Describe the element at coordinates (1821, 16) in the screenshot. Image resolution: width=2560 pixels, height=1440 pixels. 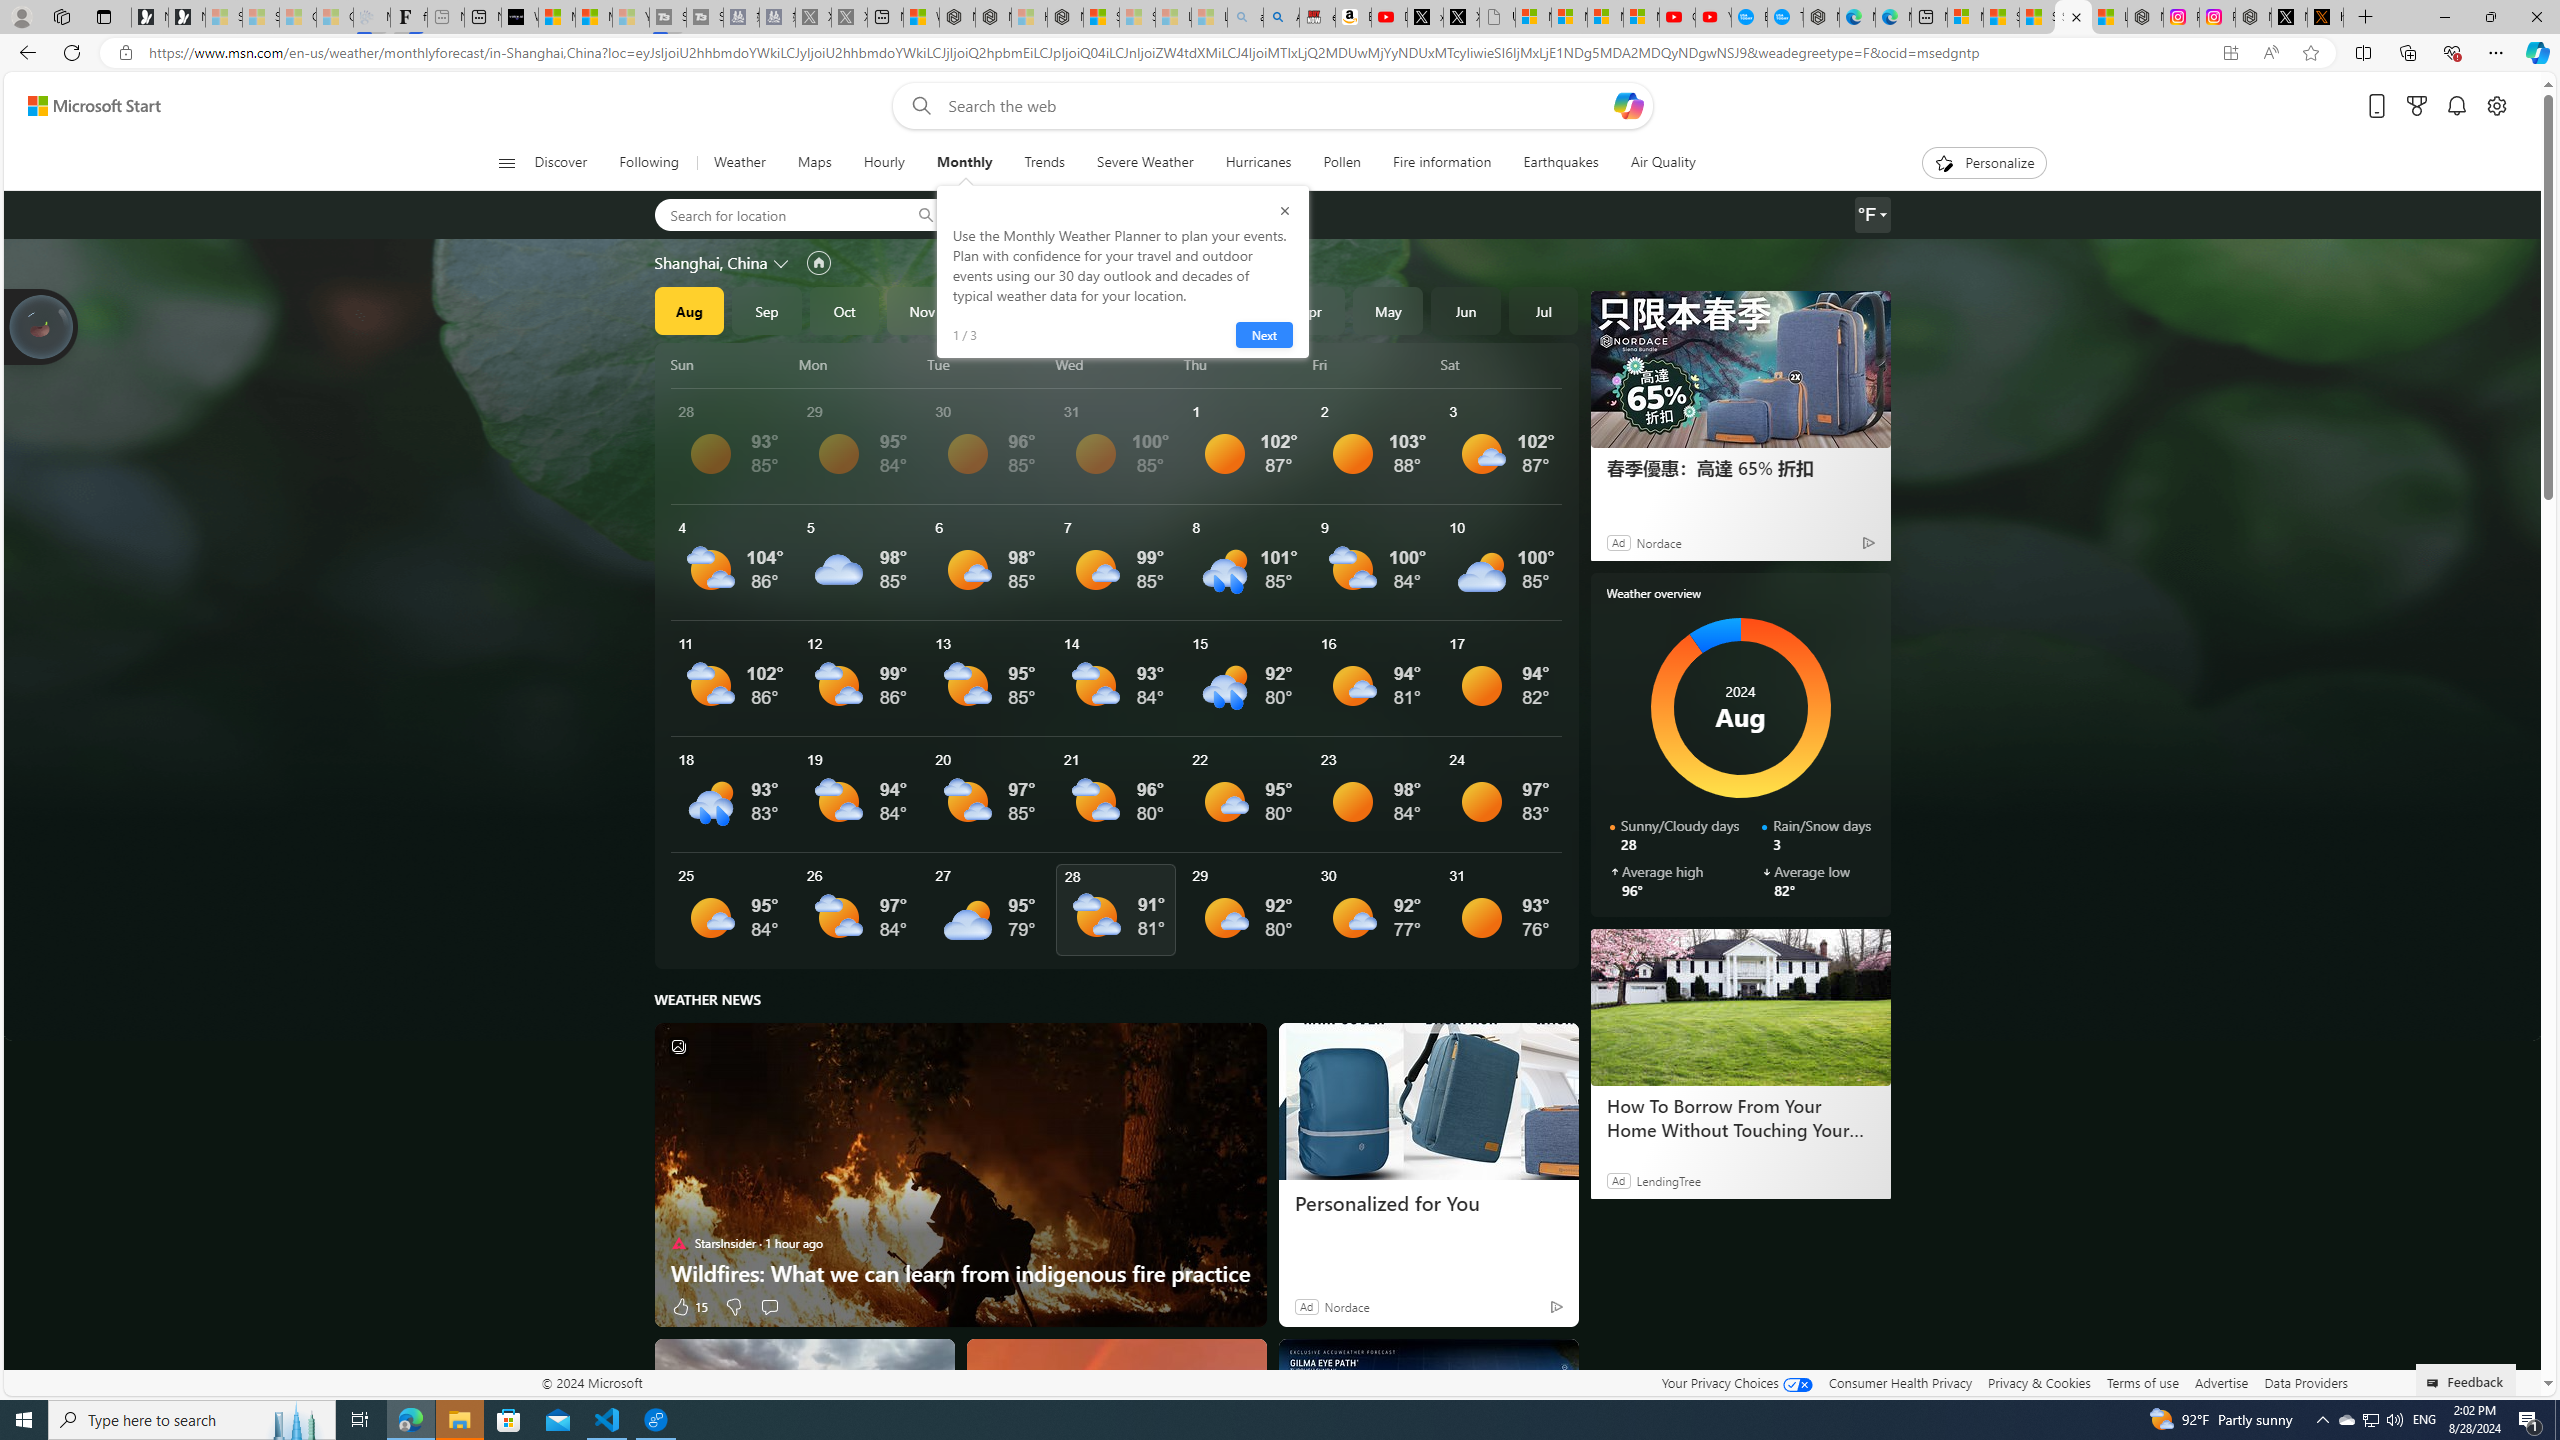
I see `'Nordace - Nordace has arrived Hong Kong'` at that location.